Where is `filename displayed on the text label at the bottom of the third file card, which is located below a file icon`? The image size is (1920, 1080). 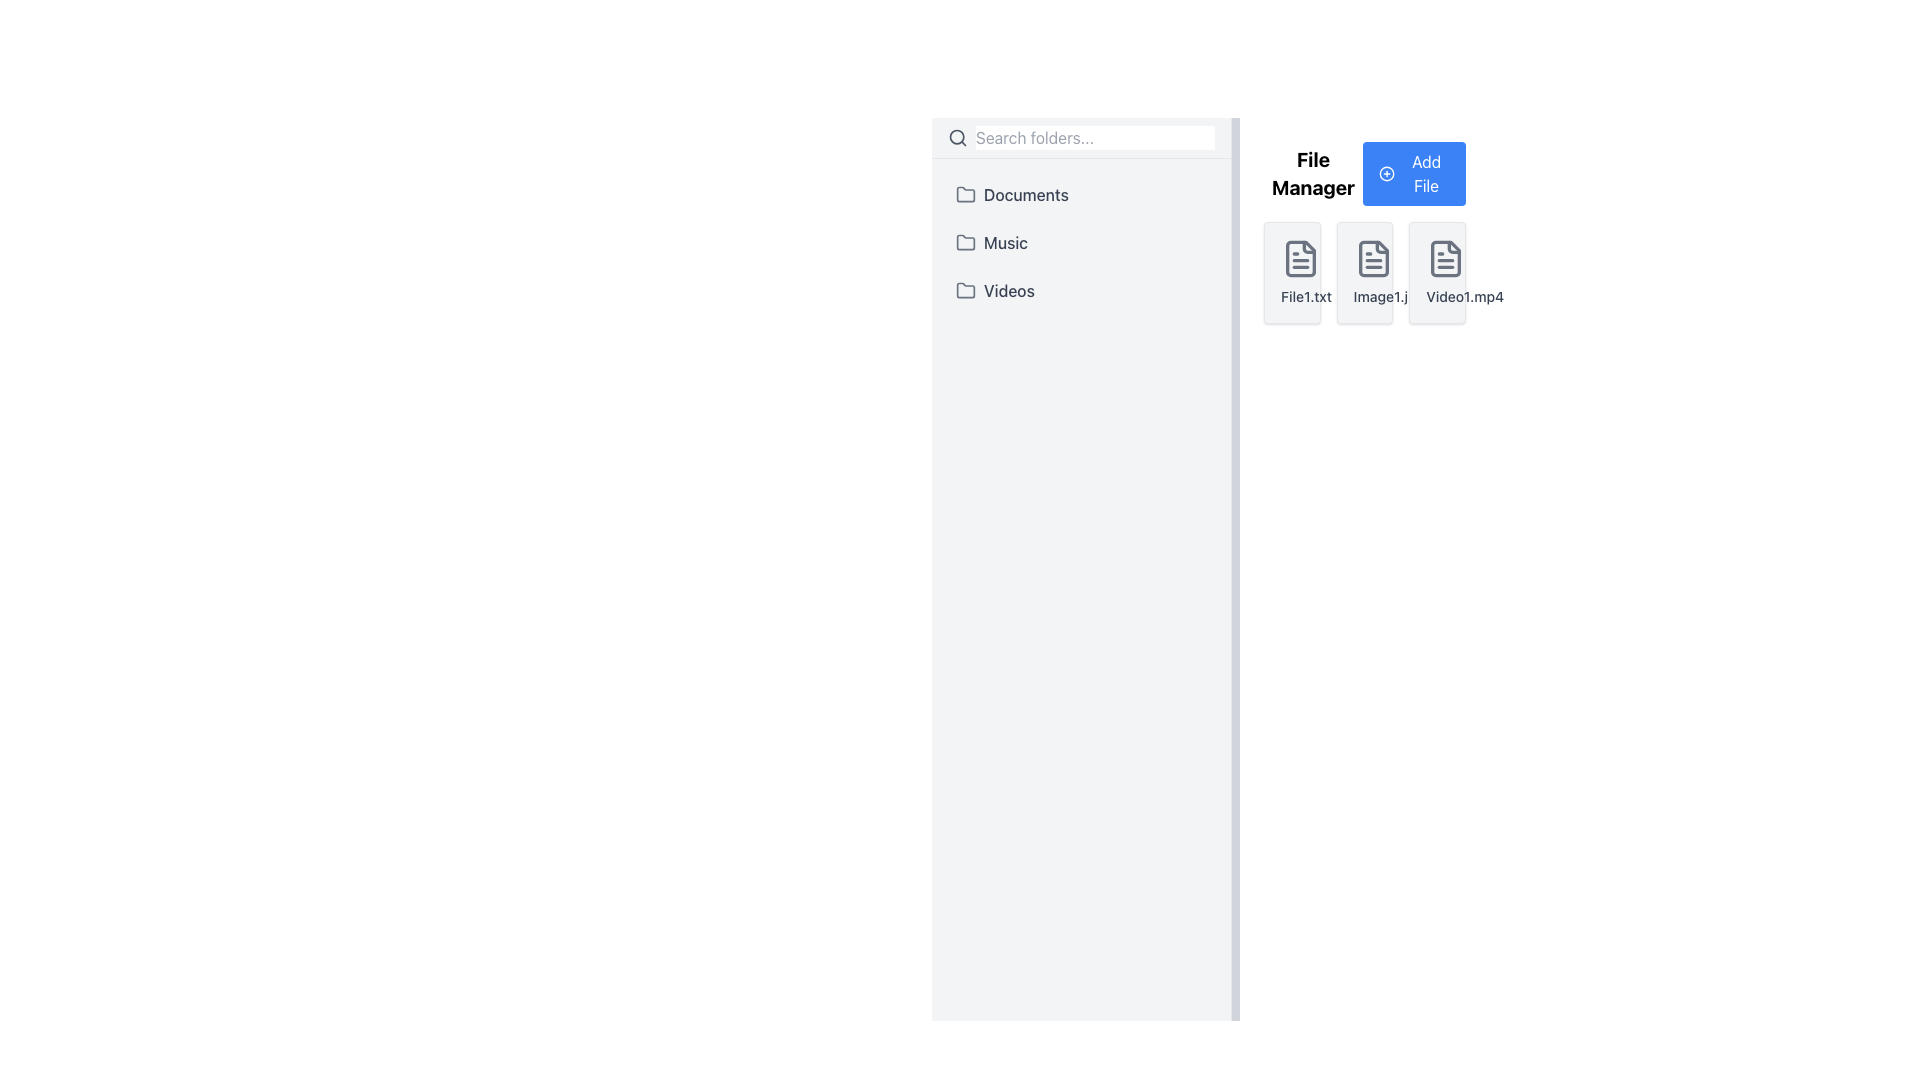 filename displayed on the text label at the bottom of the third file card, which is located below a file icon is located at coordinates (1436, 297).